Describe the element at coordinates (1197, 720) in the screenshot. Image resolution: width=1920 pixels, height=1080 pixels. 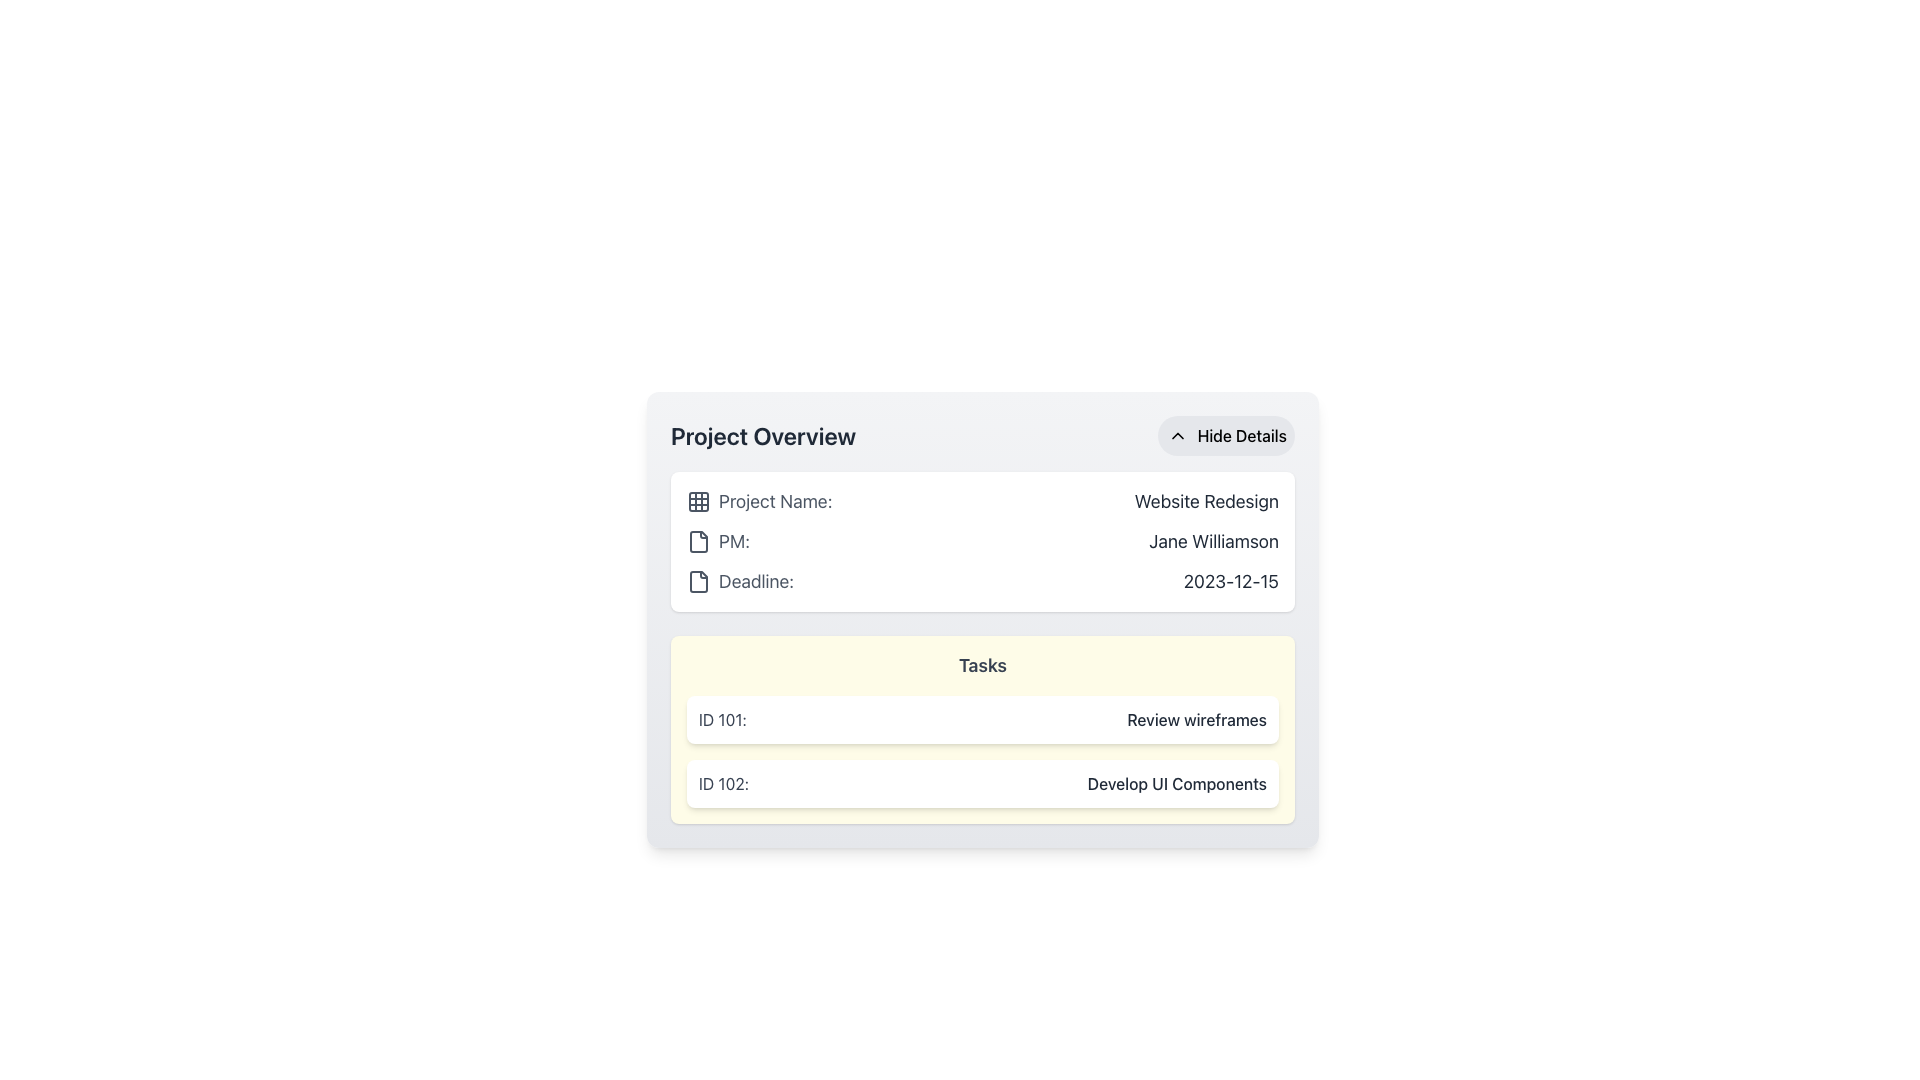
I see `the text label that serves as the description for Task ID 101, located on the right-hand side of 'ID 101:'` at that location.